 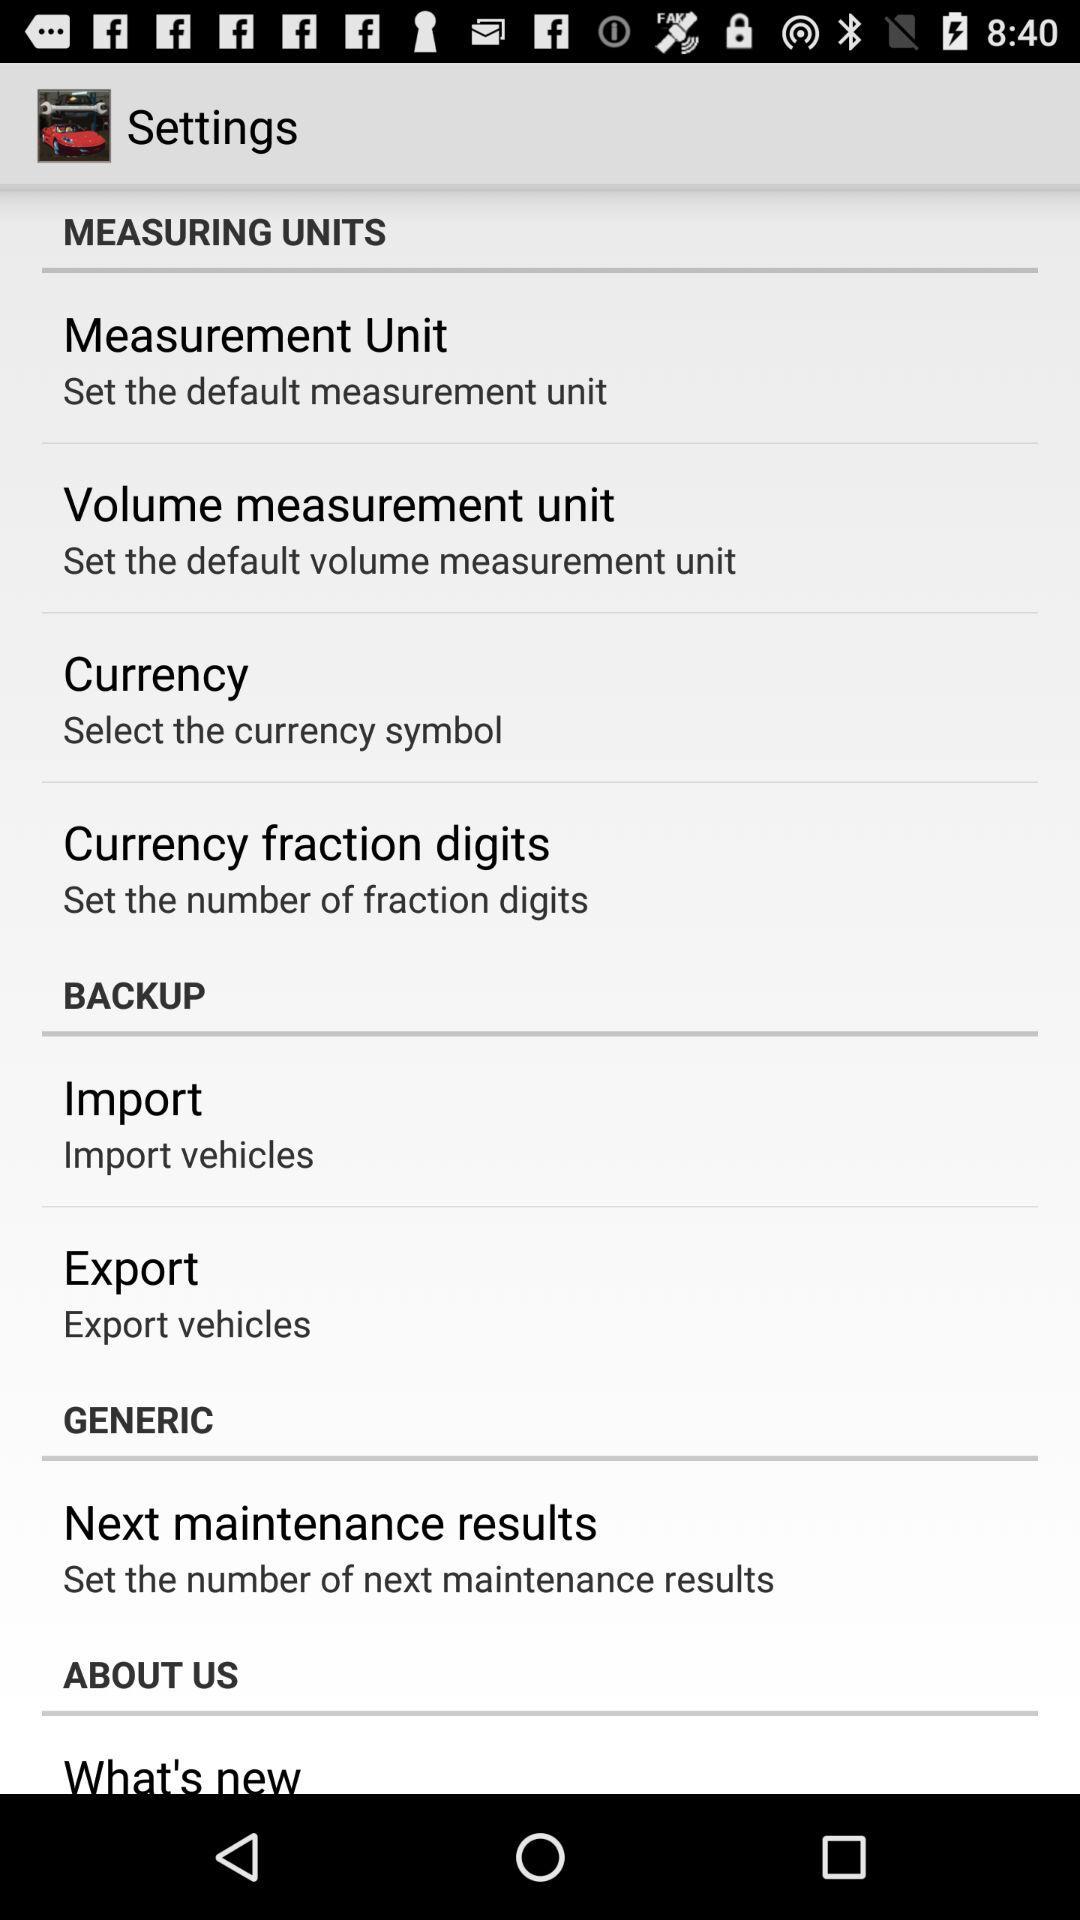 What do you see at coordinates (187, 1323) in the screenshot?
I see `the app above generic app` at bounding box center [187, 1323].